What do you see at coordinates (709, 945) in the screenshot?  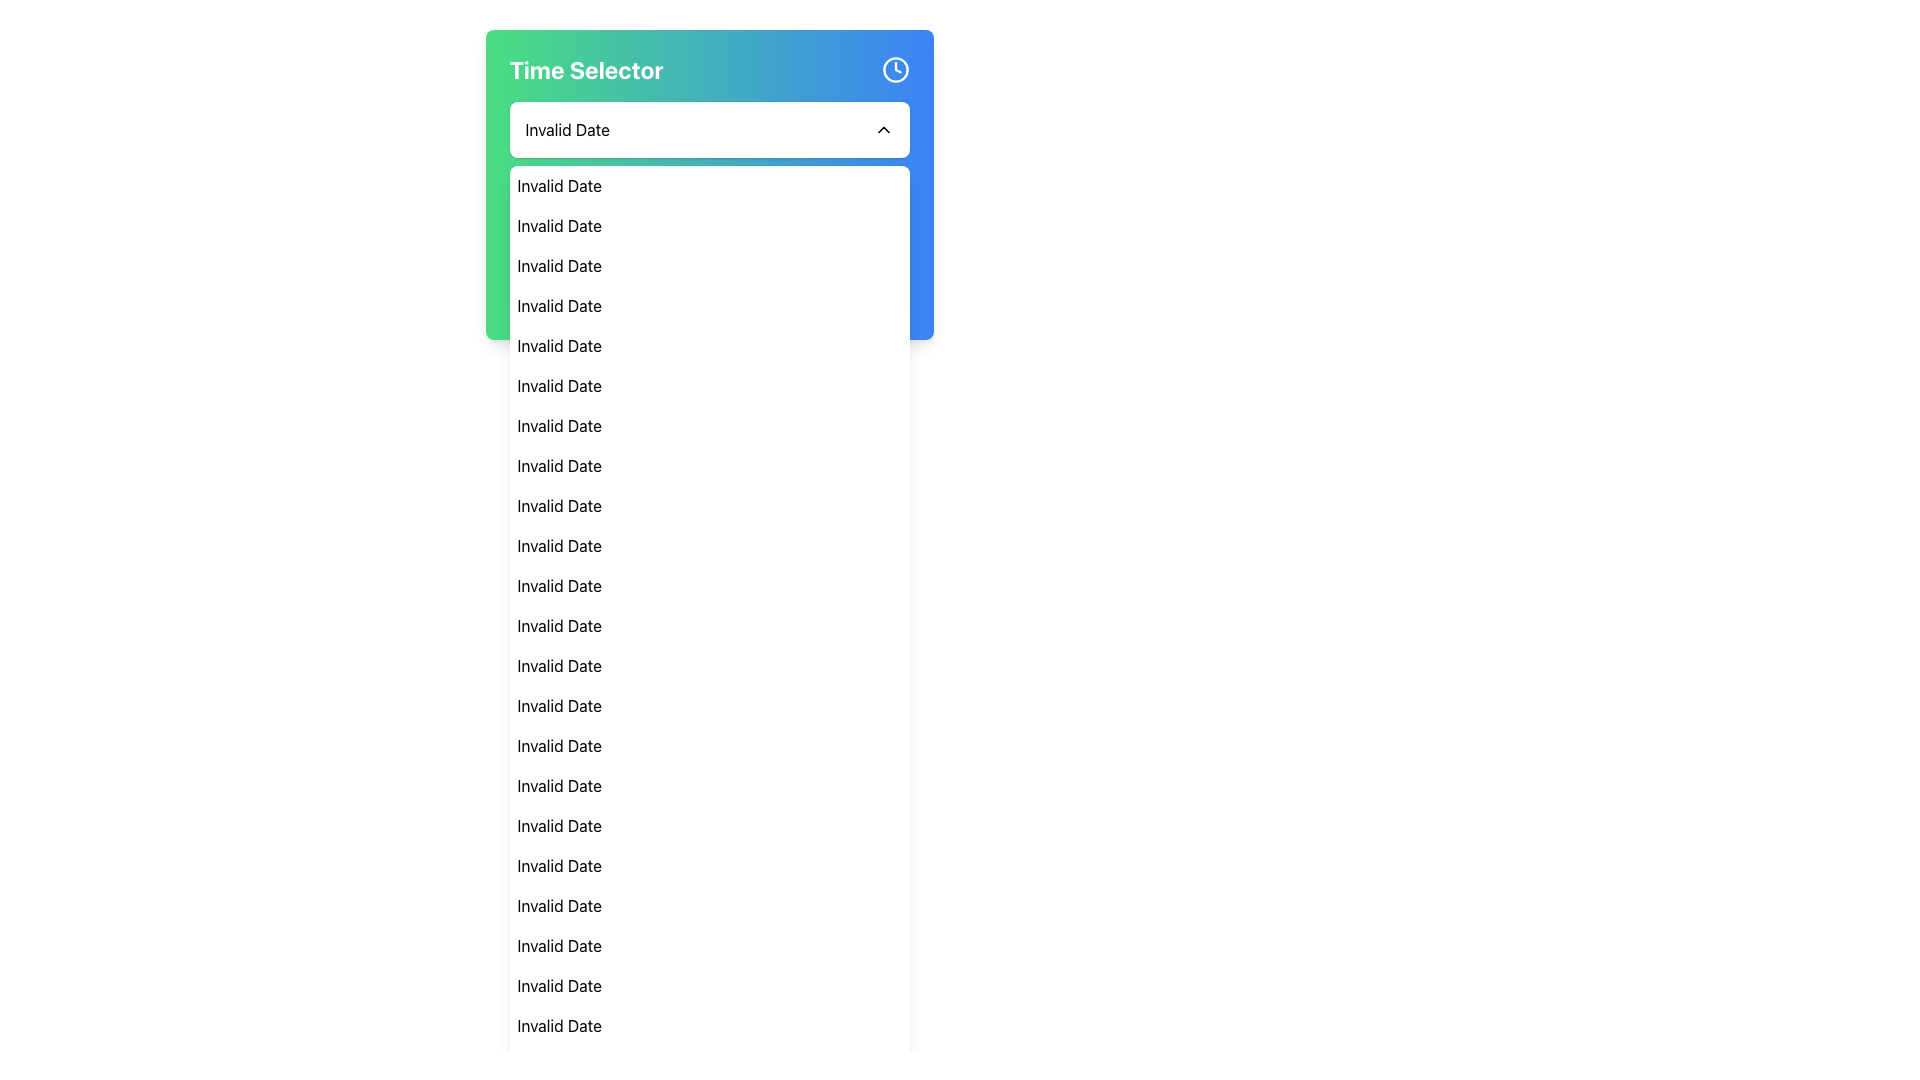 I see `the 21st item in the dropdown menu` at bounding box center [709, 945].